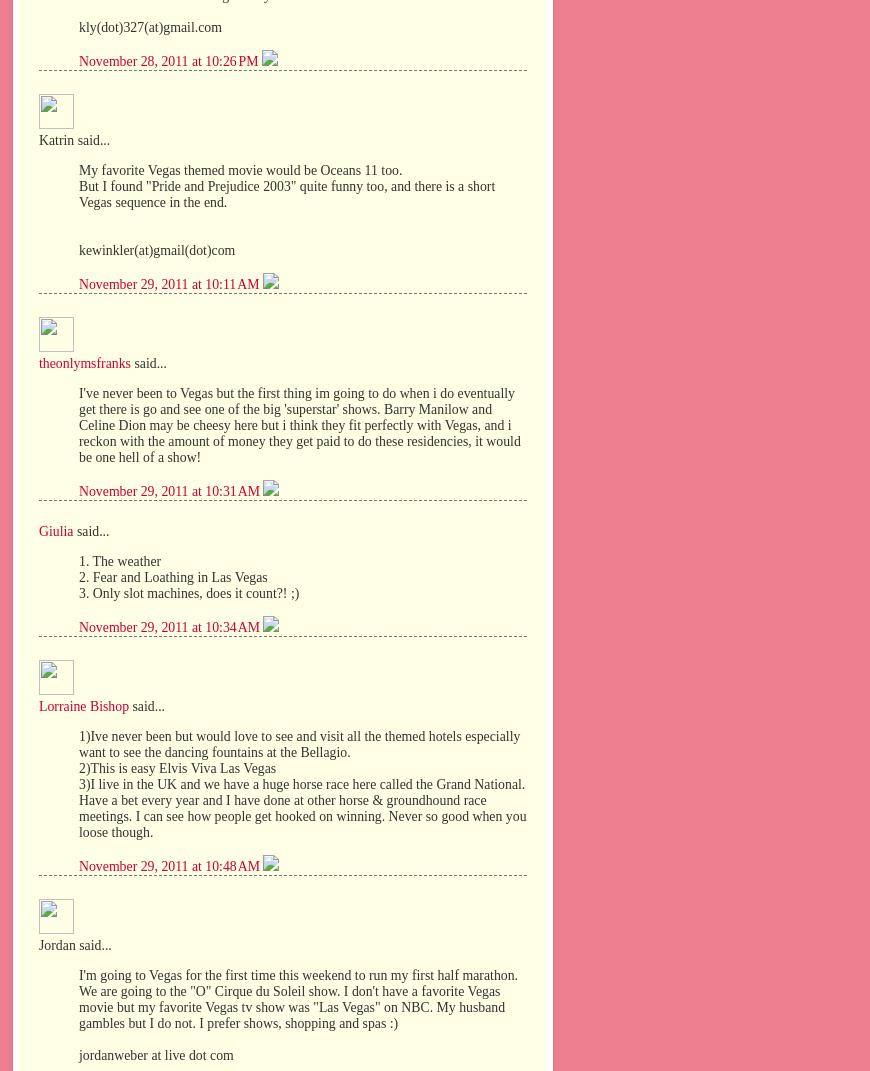  What do you see at coordinates (154, 1054) in the screenshot?
I see `'jordanweber at live dot com'` at bounding box center [154, 1054].